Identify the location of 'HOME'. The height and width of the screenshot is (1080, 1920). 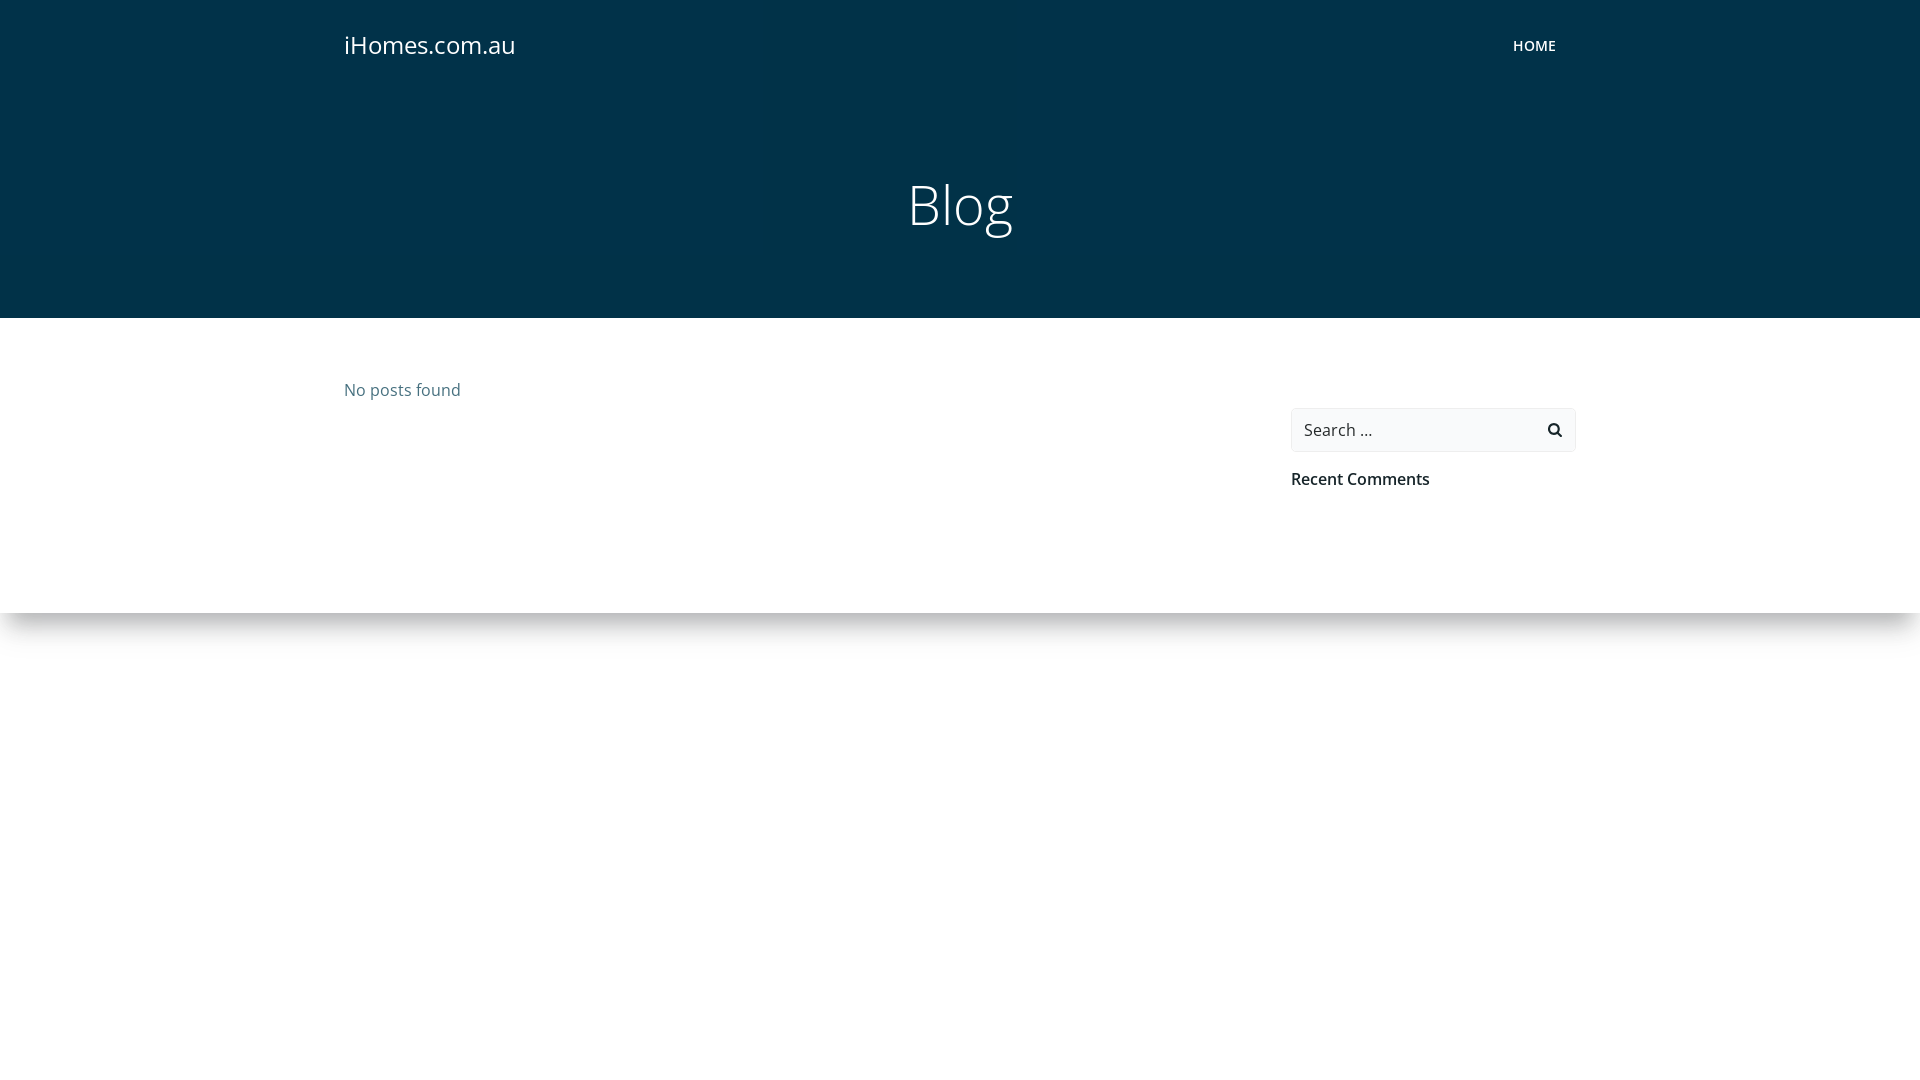
(1533, 44).